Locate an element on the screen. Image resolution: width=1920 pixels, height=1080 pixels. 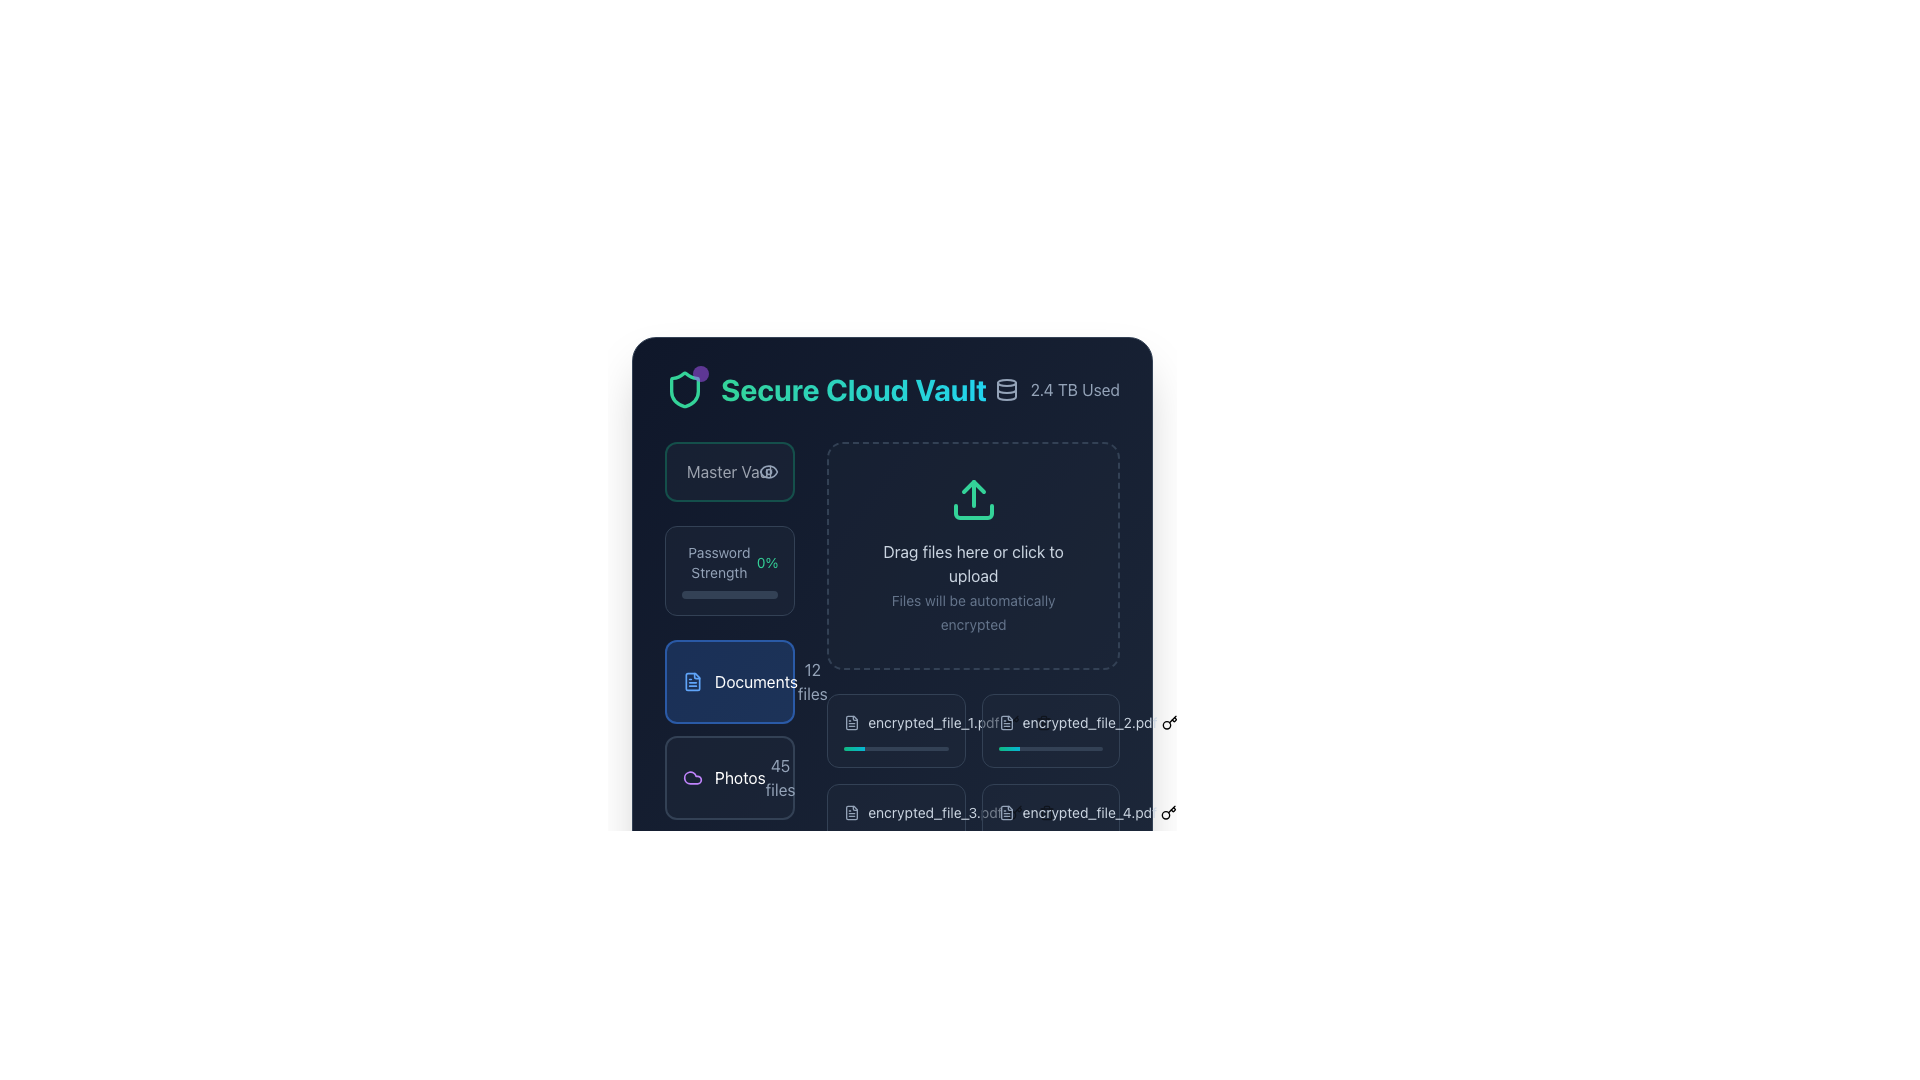
the 'Secure Cloud Vault' text label, which is styled with a gradient color from emerald-green to cyan and is located in the upper section of the interface, below a shield-shaped icon and aligned with the '2.4 TB Used' text is located at coordinates (826, 389).